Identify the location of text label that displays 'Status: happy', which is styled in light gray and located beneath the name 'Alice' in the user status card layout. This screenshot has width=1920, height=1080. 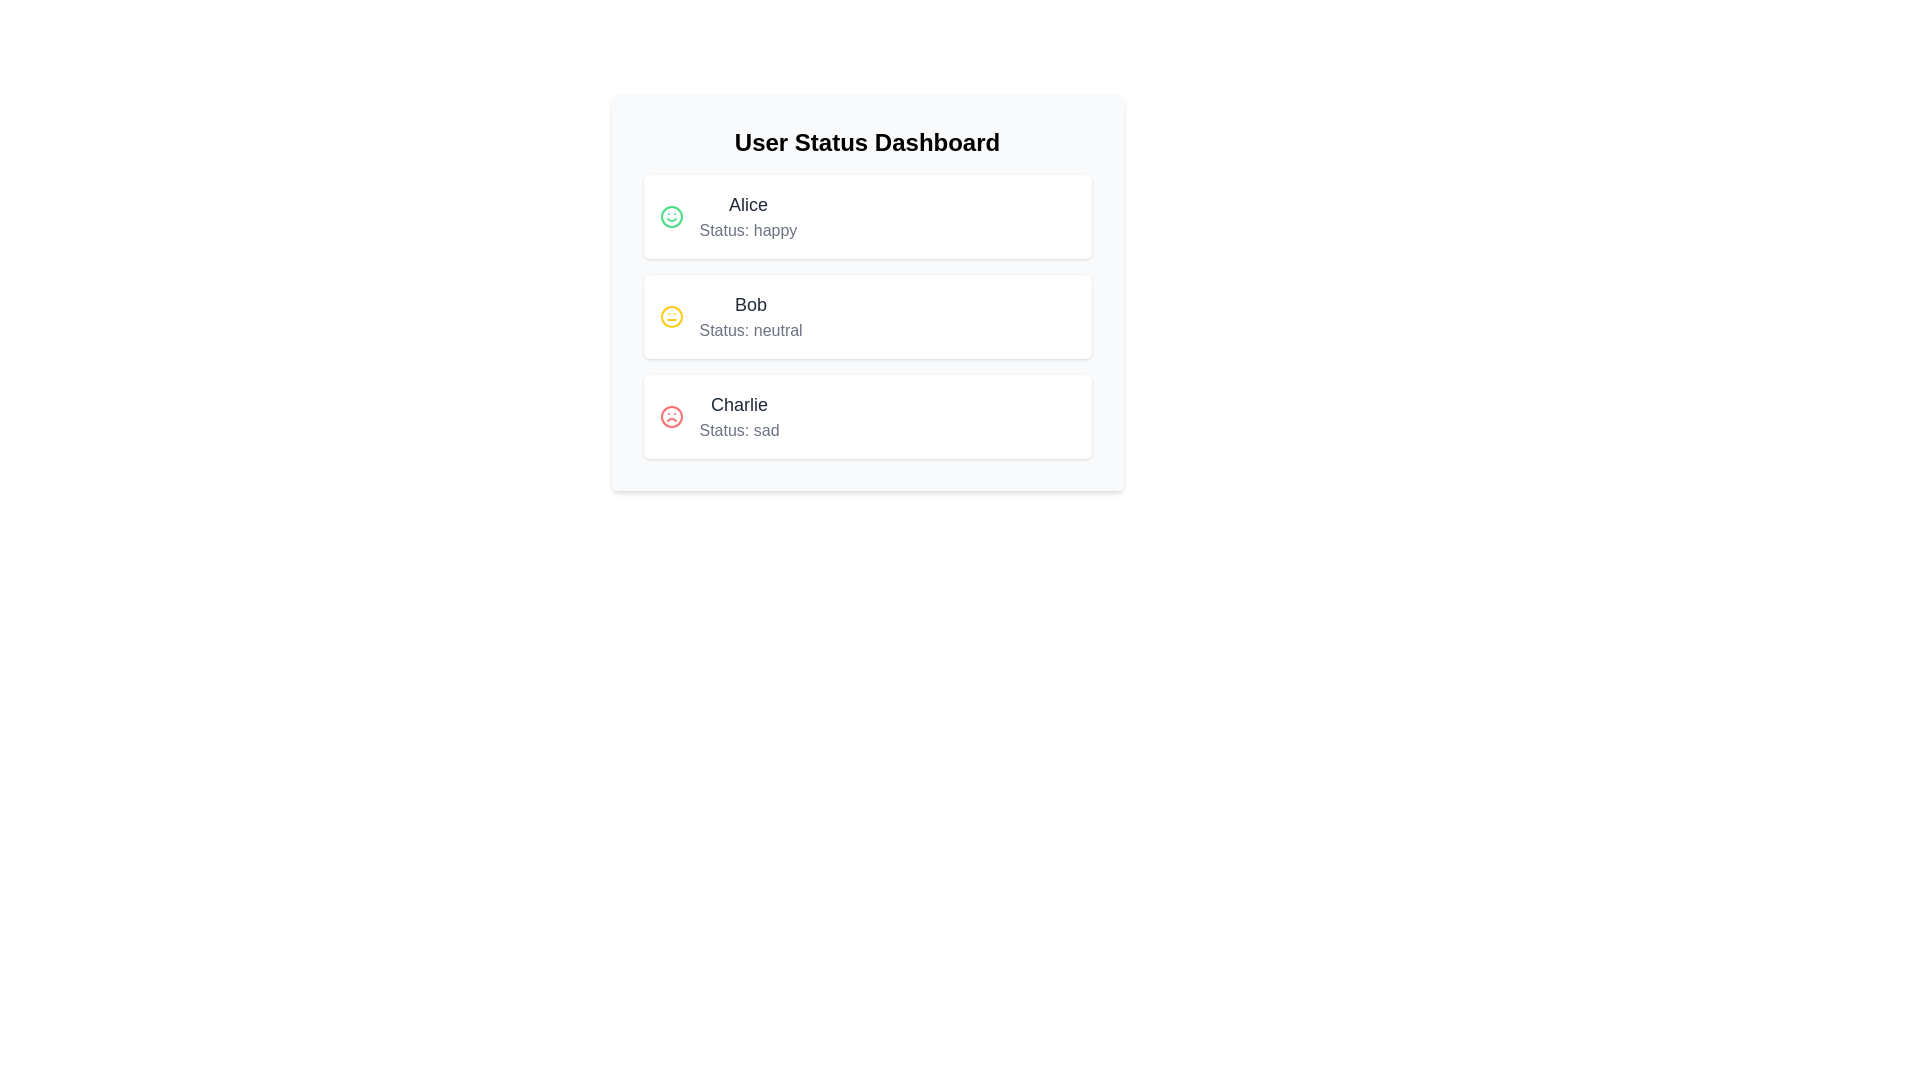
(747, 230).